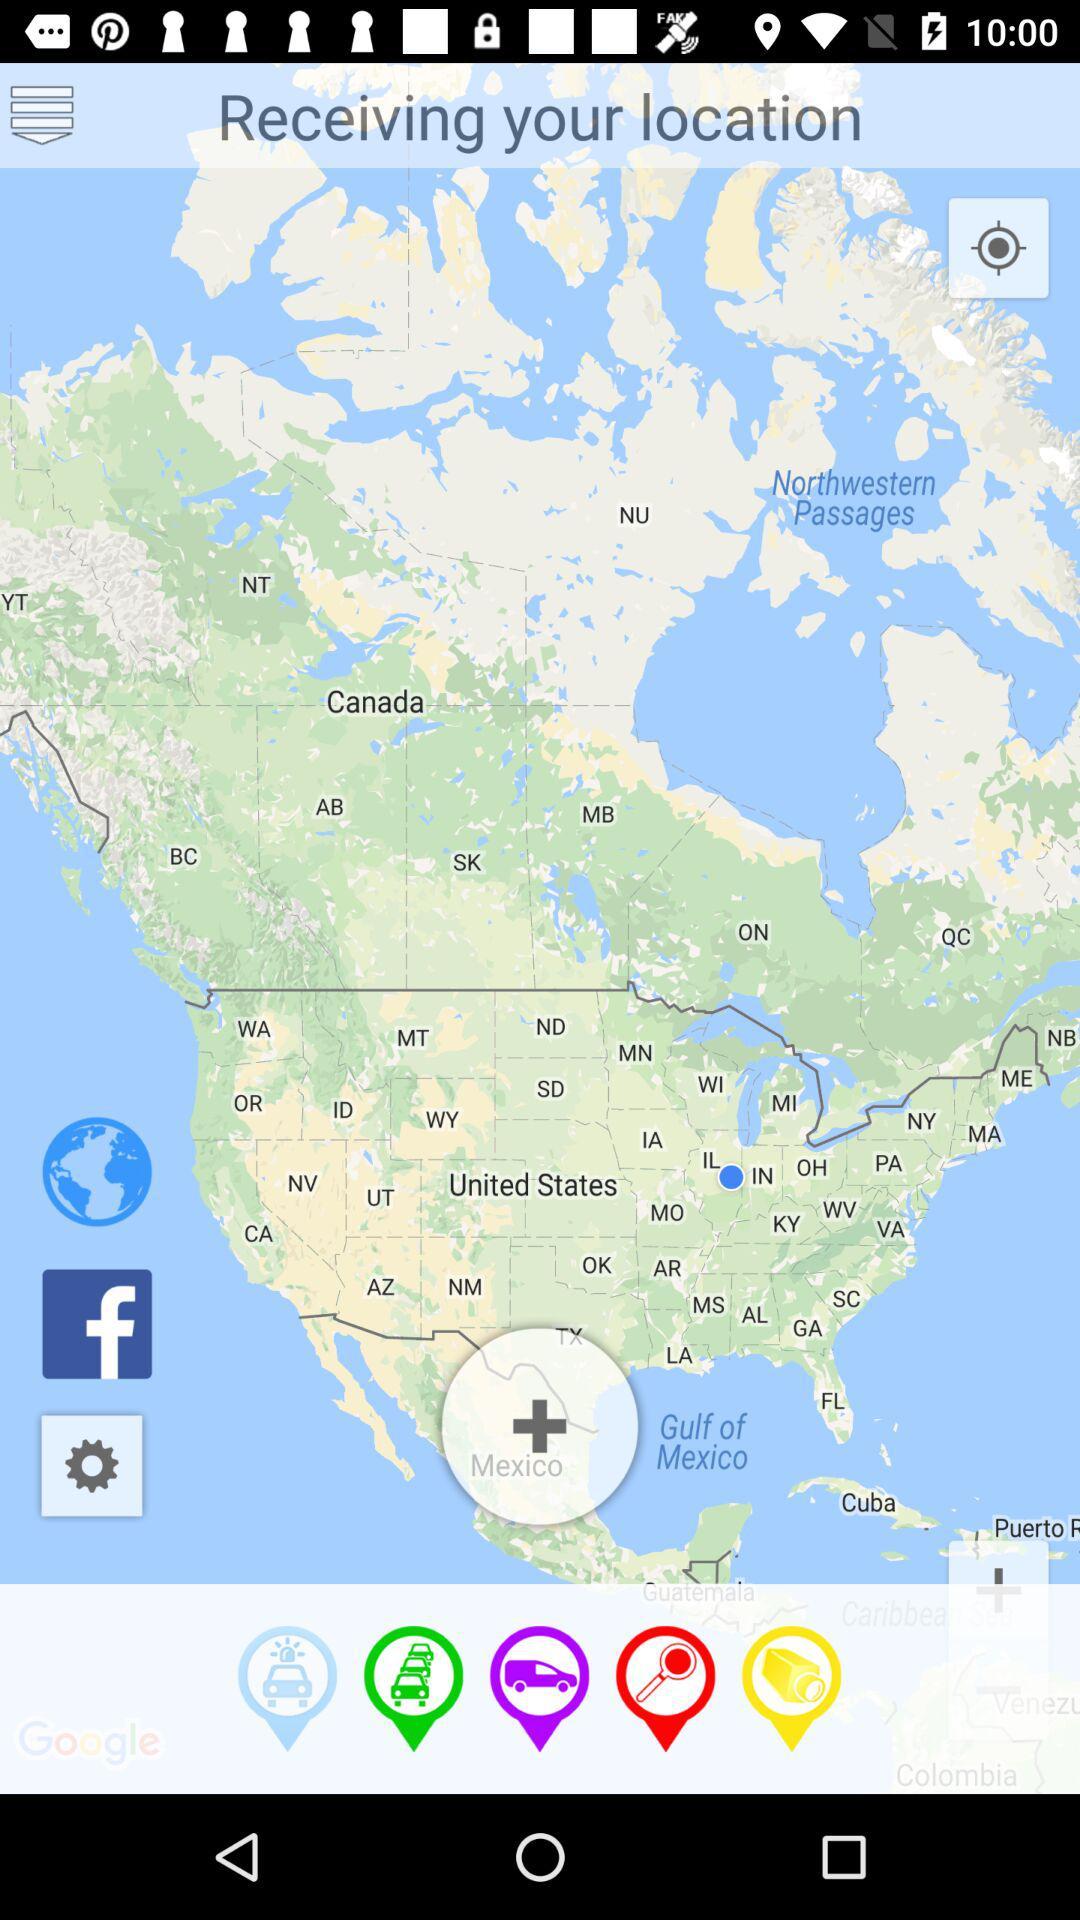  Describe the element at coordinates (91, 1465) in the screenshot. I see `the settings icon` at that location.